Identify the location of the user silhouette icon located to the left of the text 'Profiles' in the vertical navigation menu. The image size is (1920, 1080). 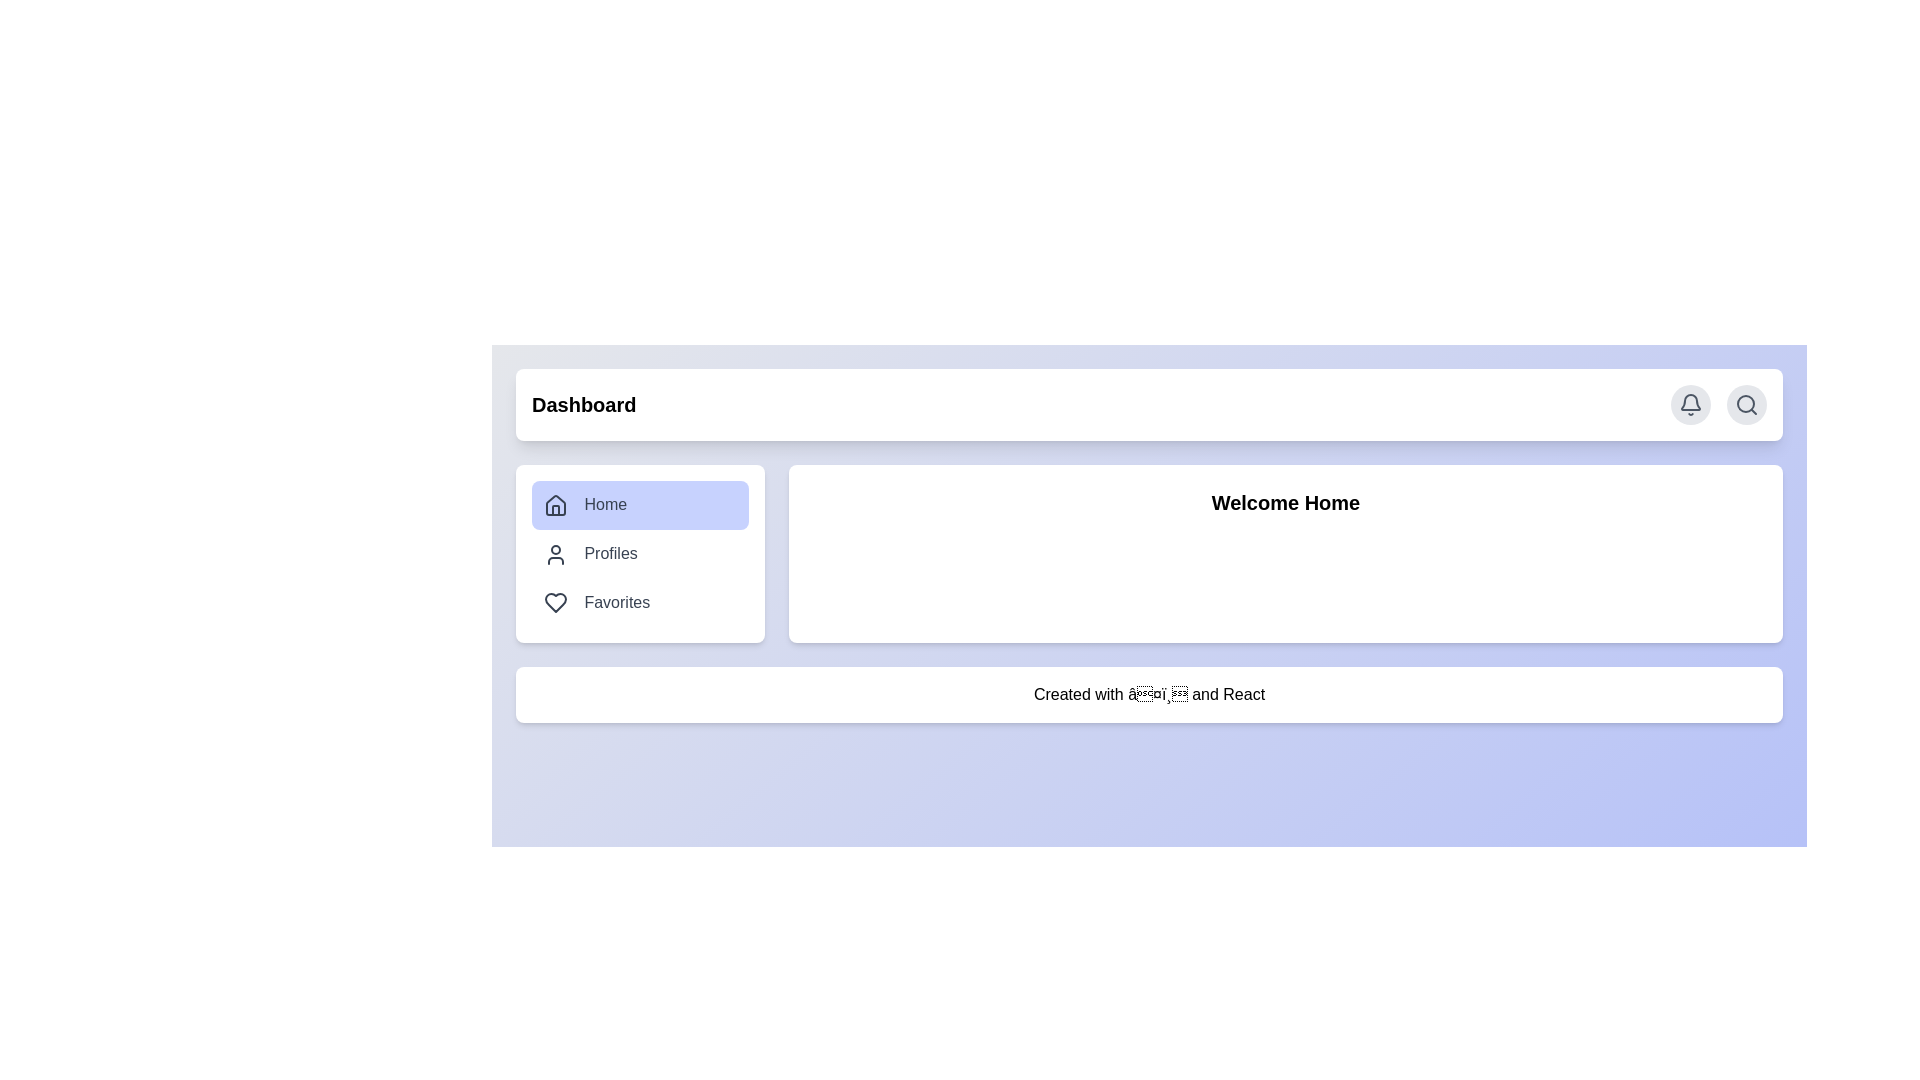
(556, 554).